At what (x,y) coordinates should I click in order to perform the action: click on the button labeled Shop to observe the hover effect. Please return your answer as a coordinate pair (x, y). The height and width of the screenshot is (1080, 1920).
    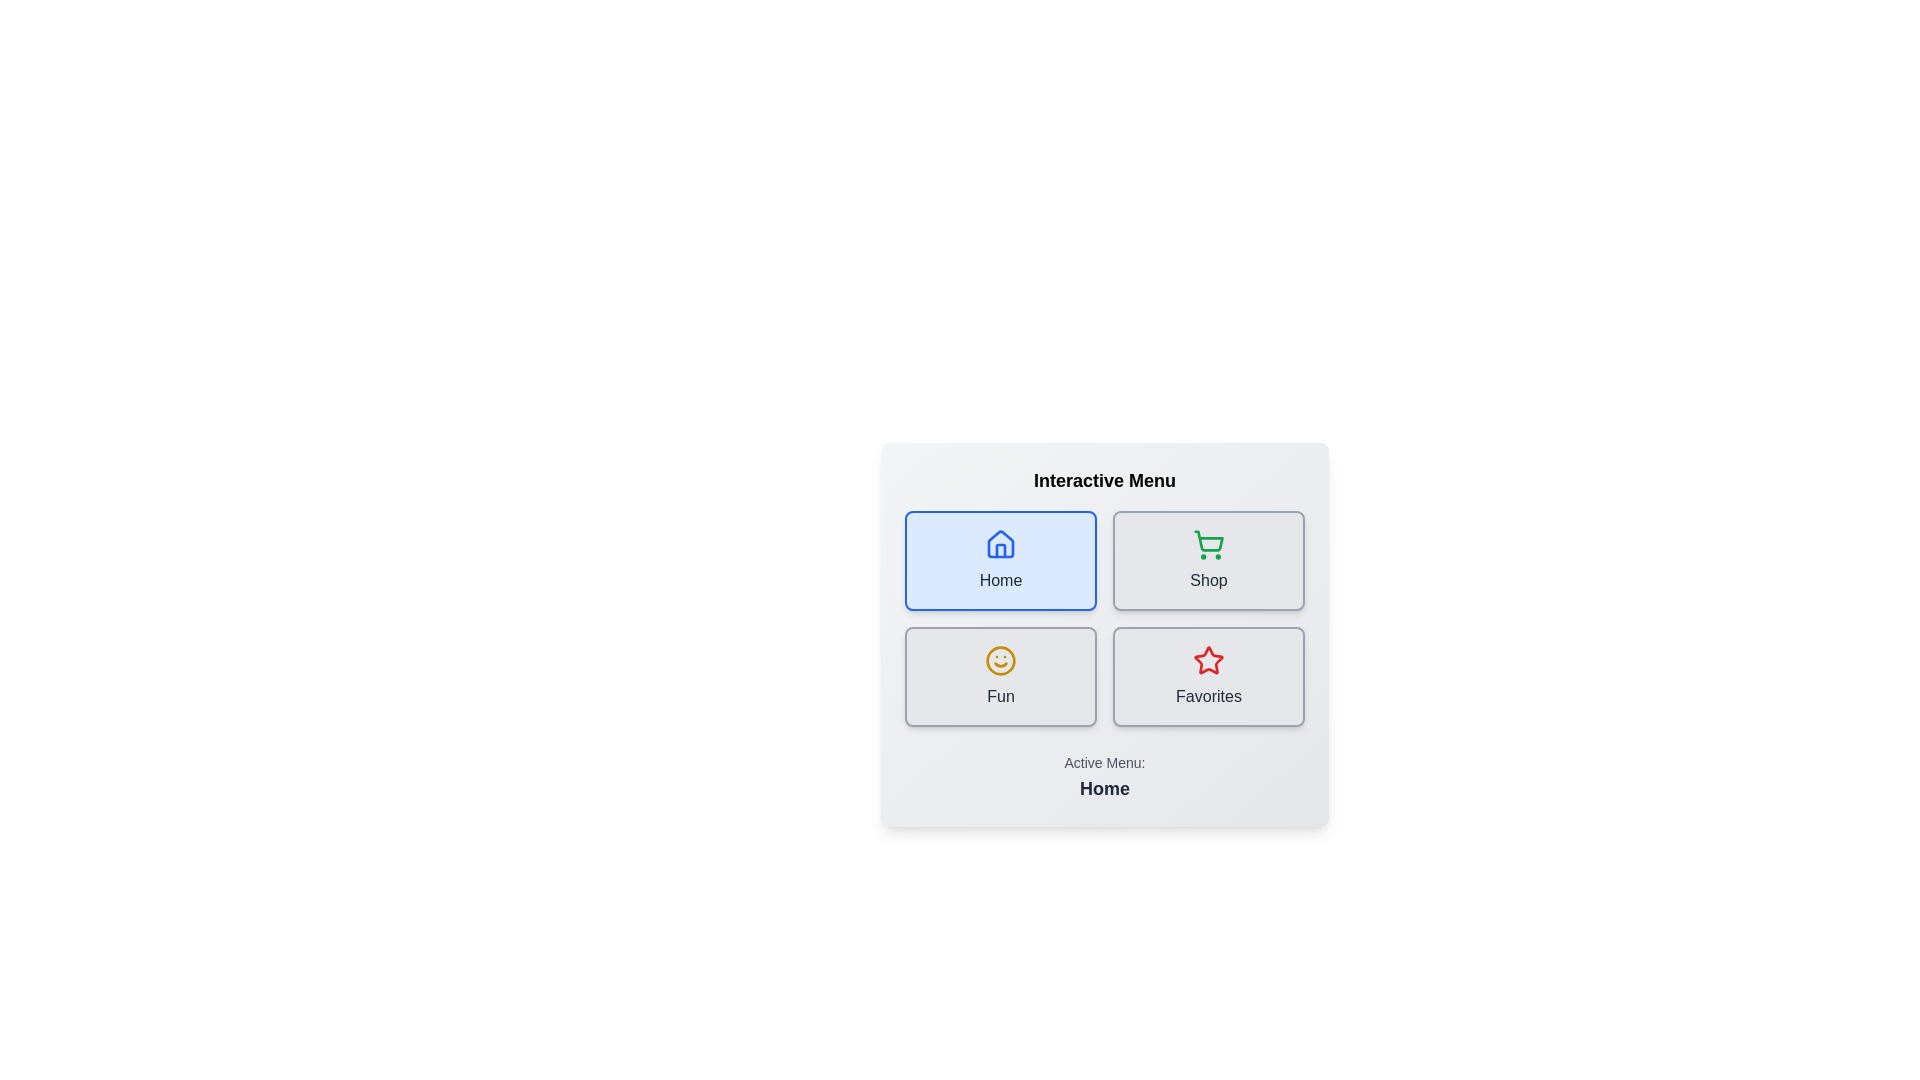
    Looking at the image, I should click on (1208, 560).